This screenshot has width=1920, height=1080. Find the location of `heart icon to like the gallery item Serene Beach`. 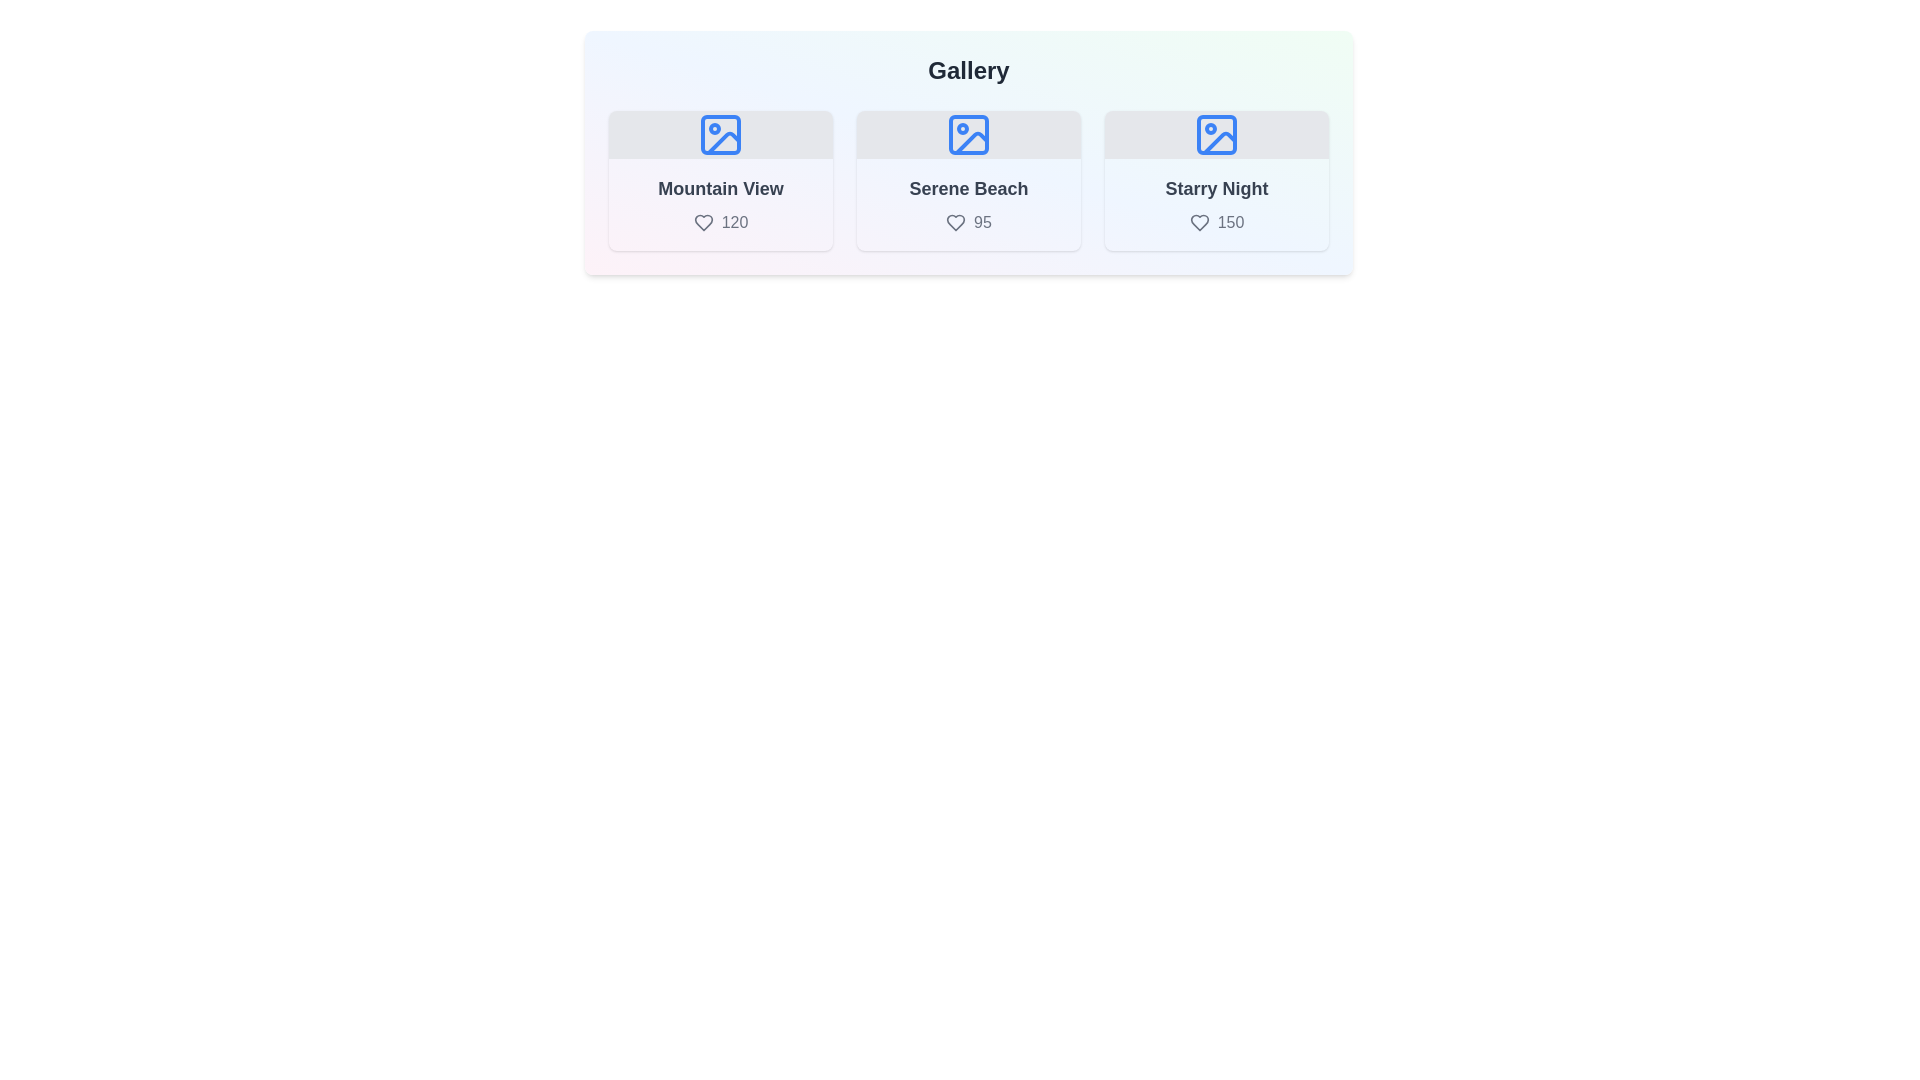

heart icon to like the gallery item Serene Beach is located at coordinates (955, 223).